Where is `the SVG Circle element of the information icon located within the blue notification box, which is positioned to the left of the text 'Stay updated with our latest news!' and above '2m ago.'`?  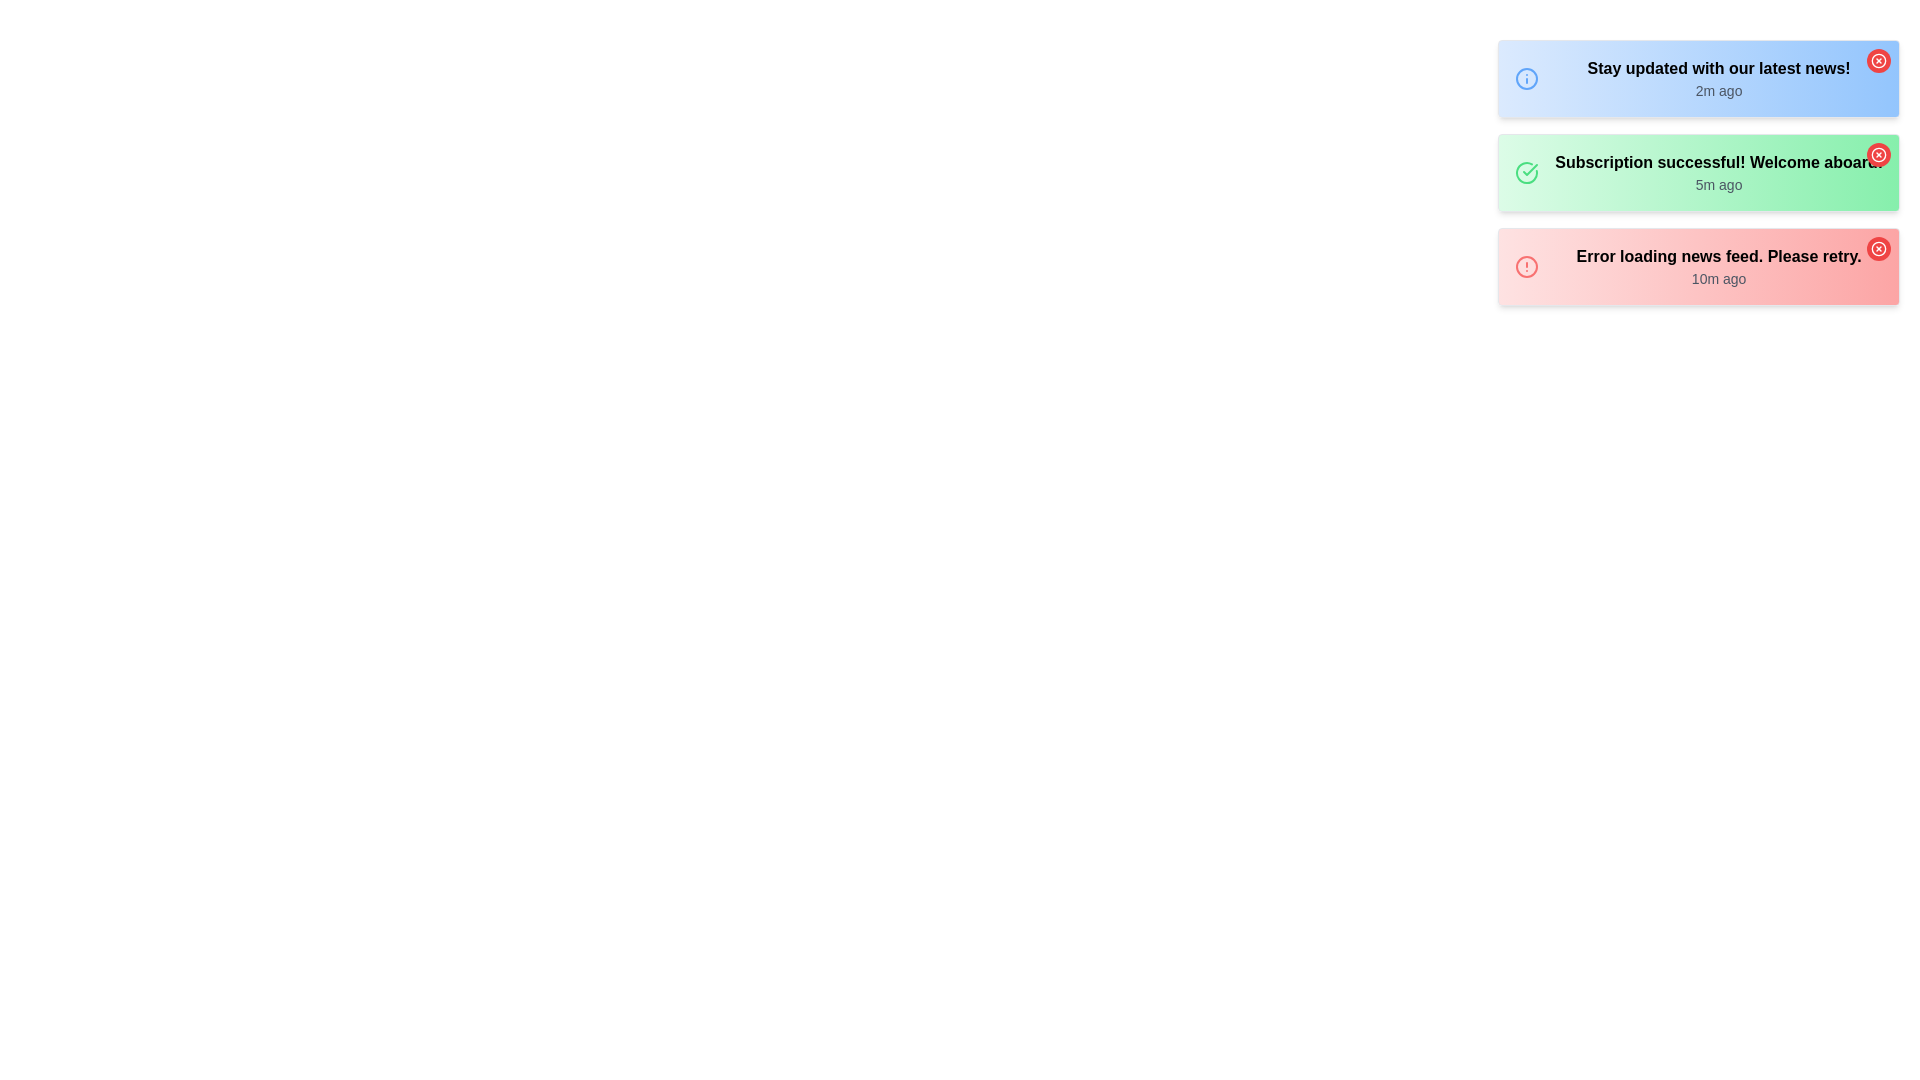
the SVG Circle element of the information icon located within the blue notification box, which is positioned to the left of the text 'Stay updated with our latest news!' and above '2m ago.' is located at coordinates (1526, 77).